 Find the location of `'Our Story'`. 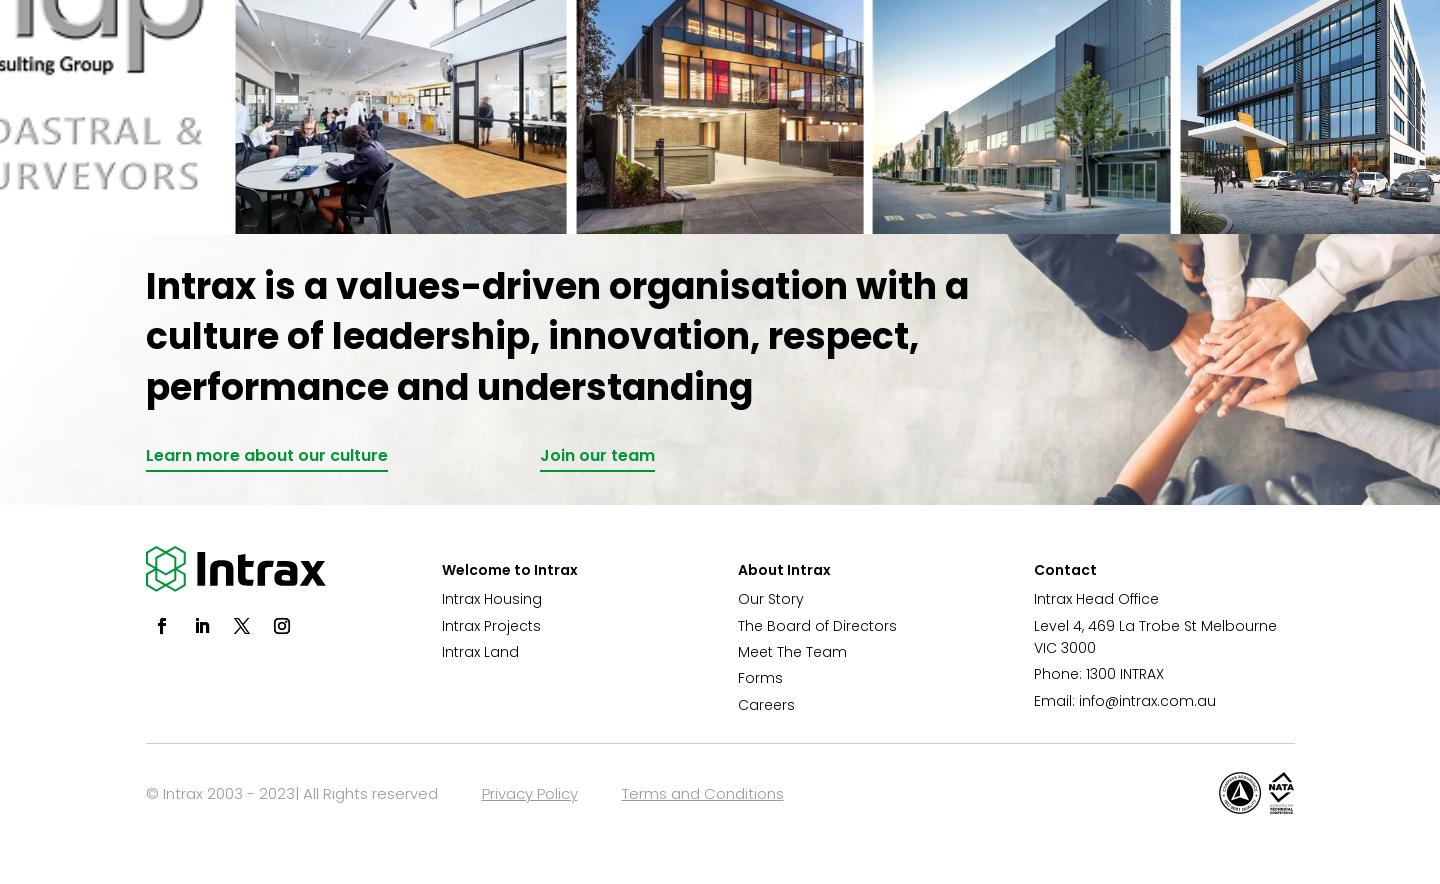

'Our Story' is located at coordinates (736, 598).